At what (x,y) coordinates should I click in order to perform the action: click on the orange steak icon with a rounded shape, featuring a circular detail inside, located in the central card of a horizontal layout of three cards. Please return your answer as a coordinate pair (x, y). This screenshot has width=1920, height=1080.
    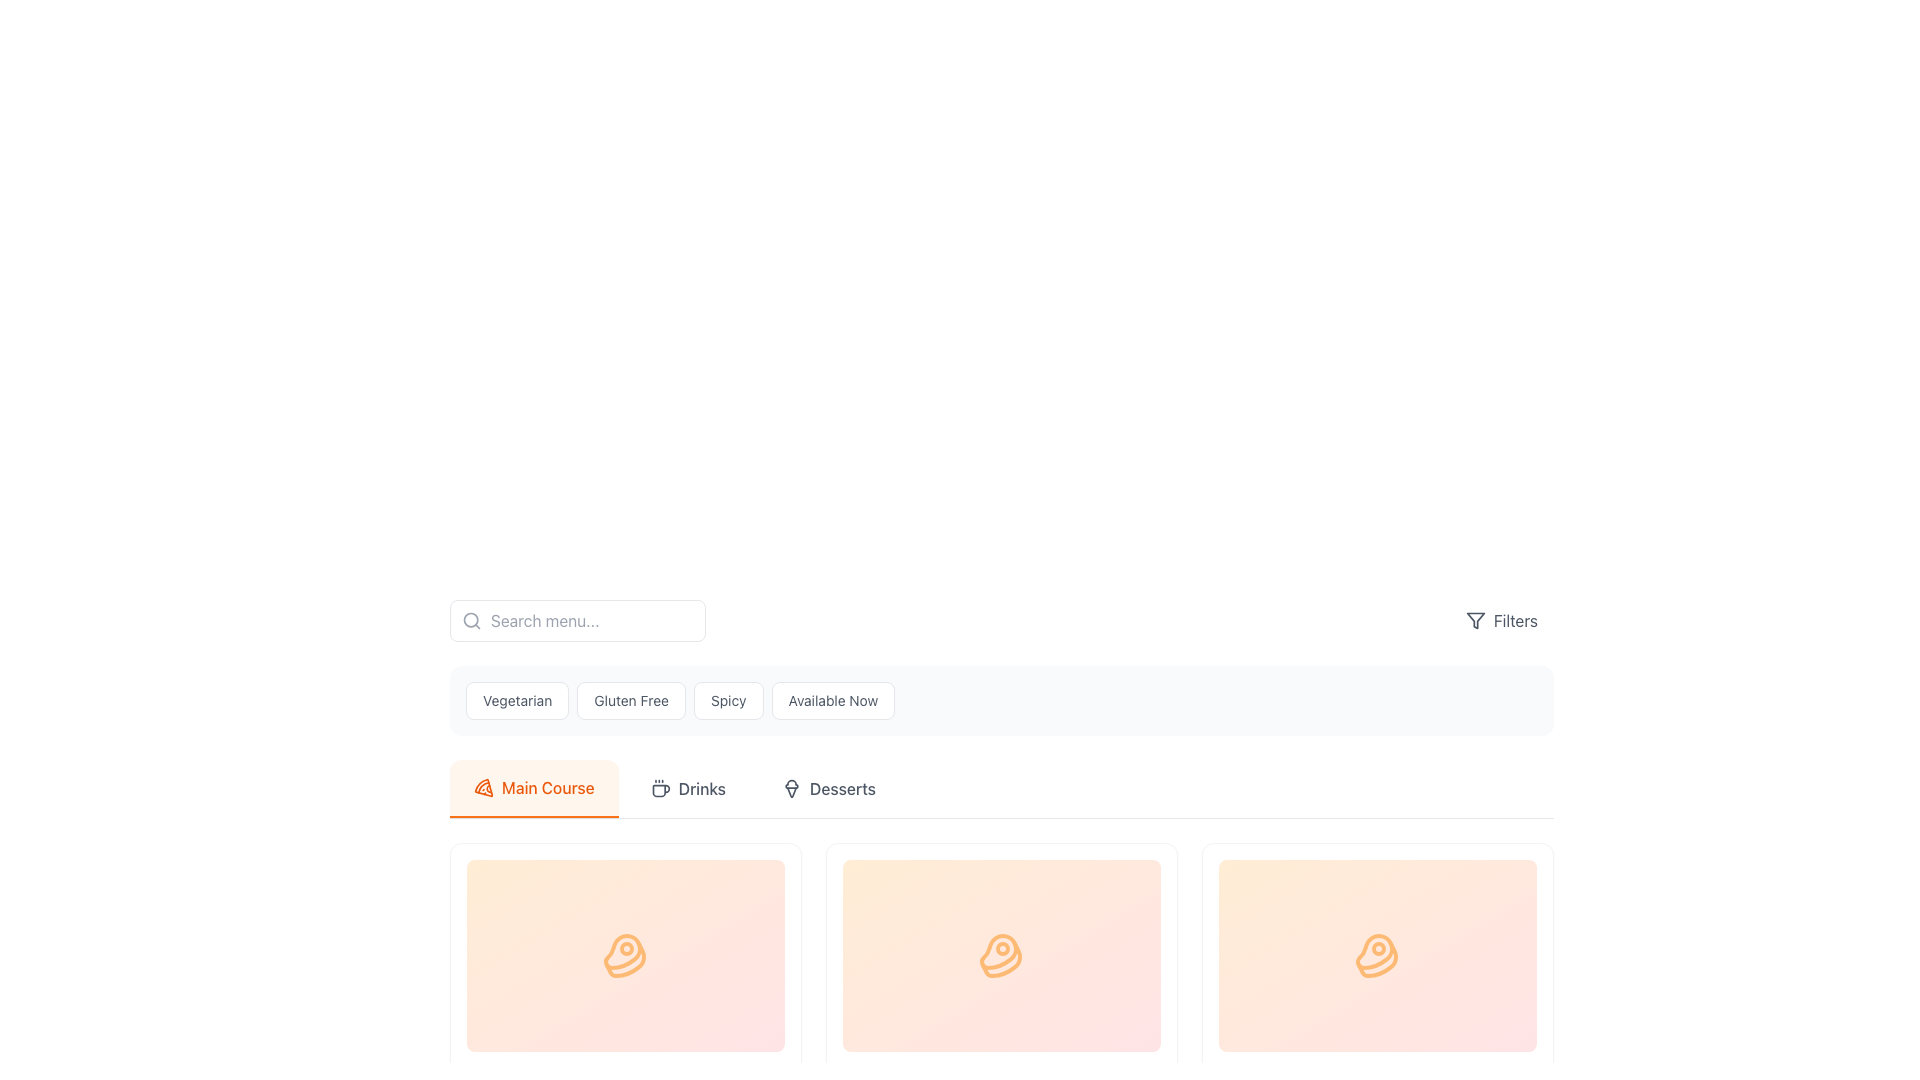
    Looking at the image, I should click on (1002, 955).